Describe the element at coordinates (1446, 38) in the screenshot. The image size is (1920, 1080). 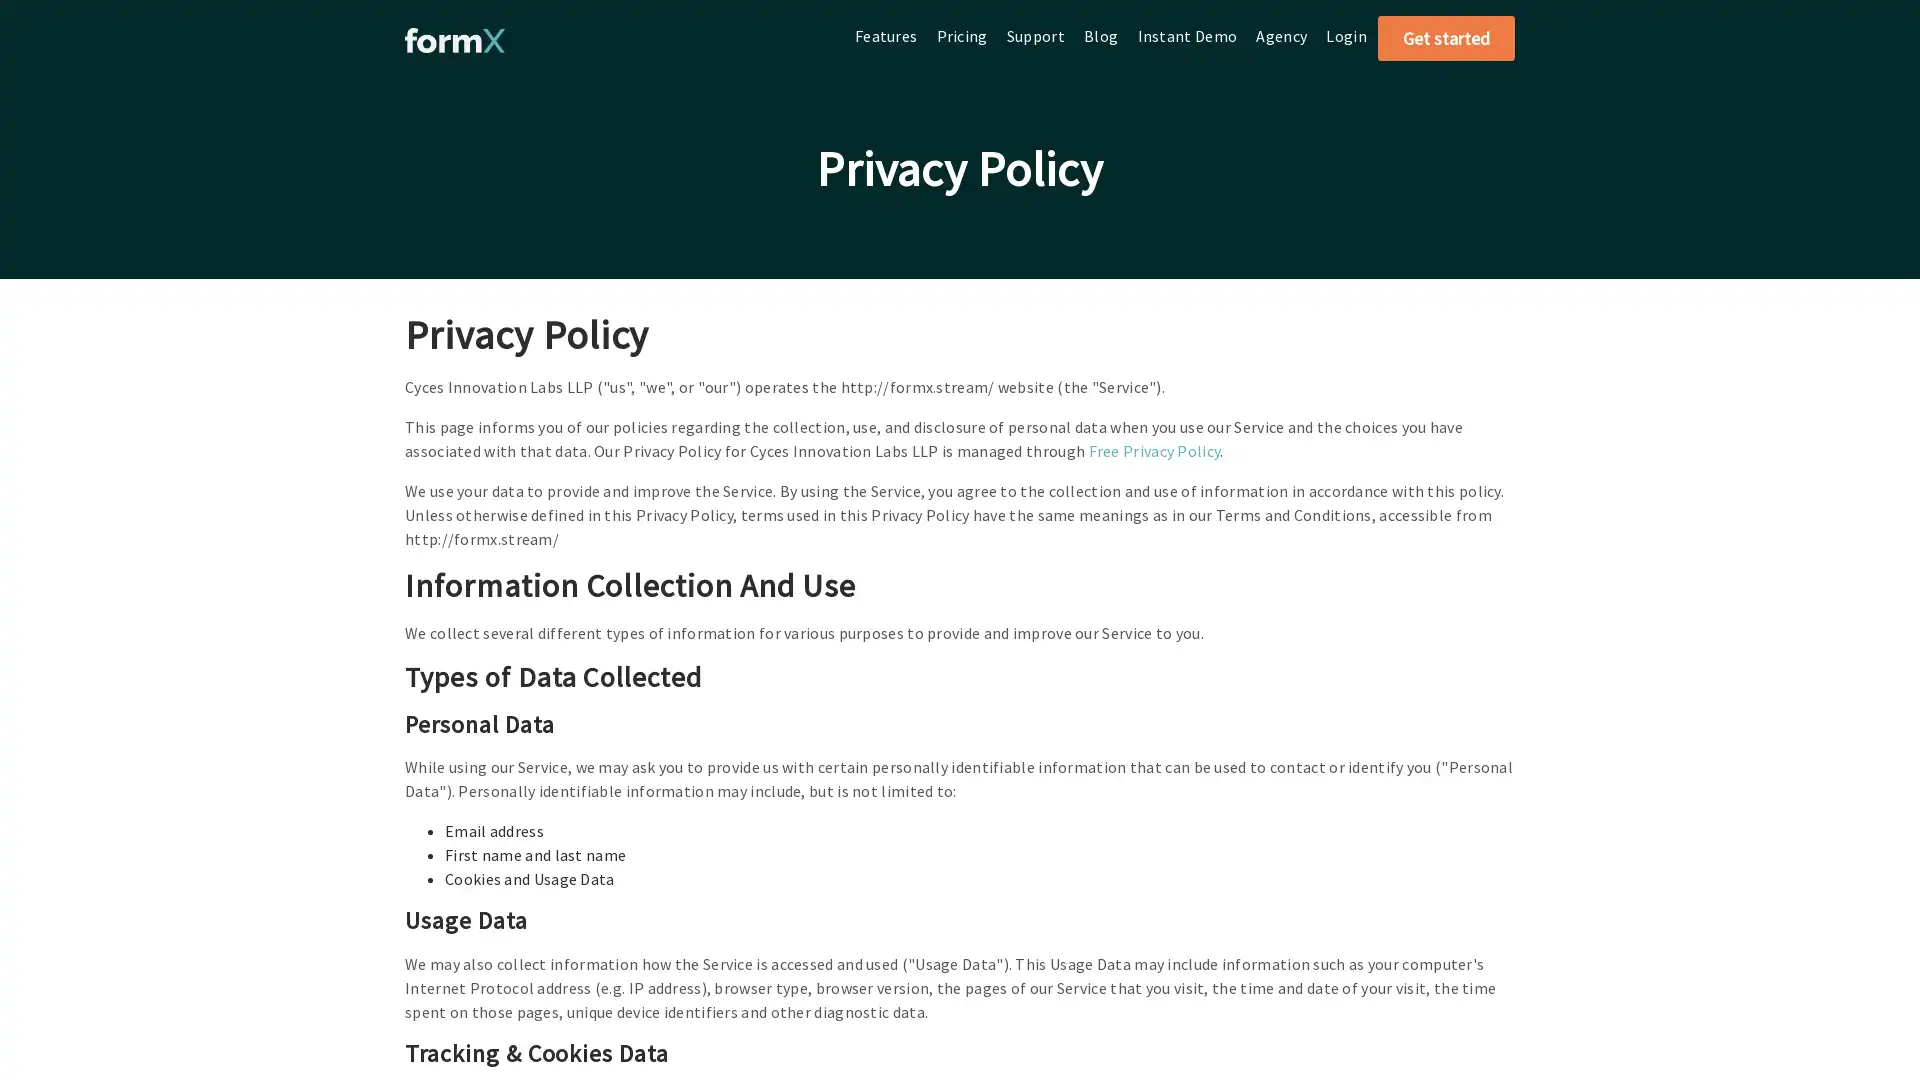
I see `Get started` at that location.